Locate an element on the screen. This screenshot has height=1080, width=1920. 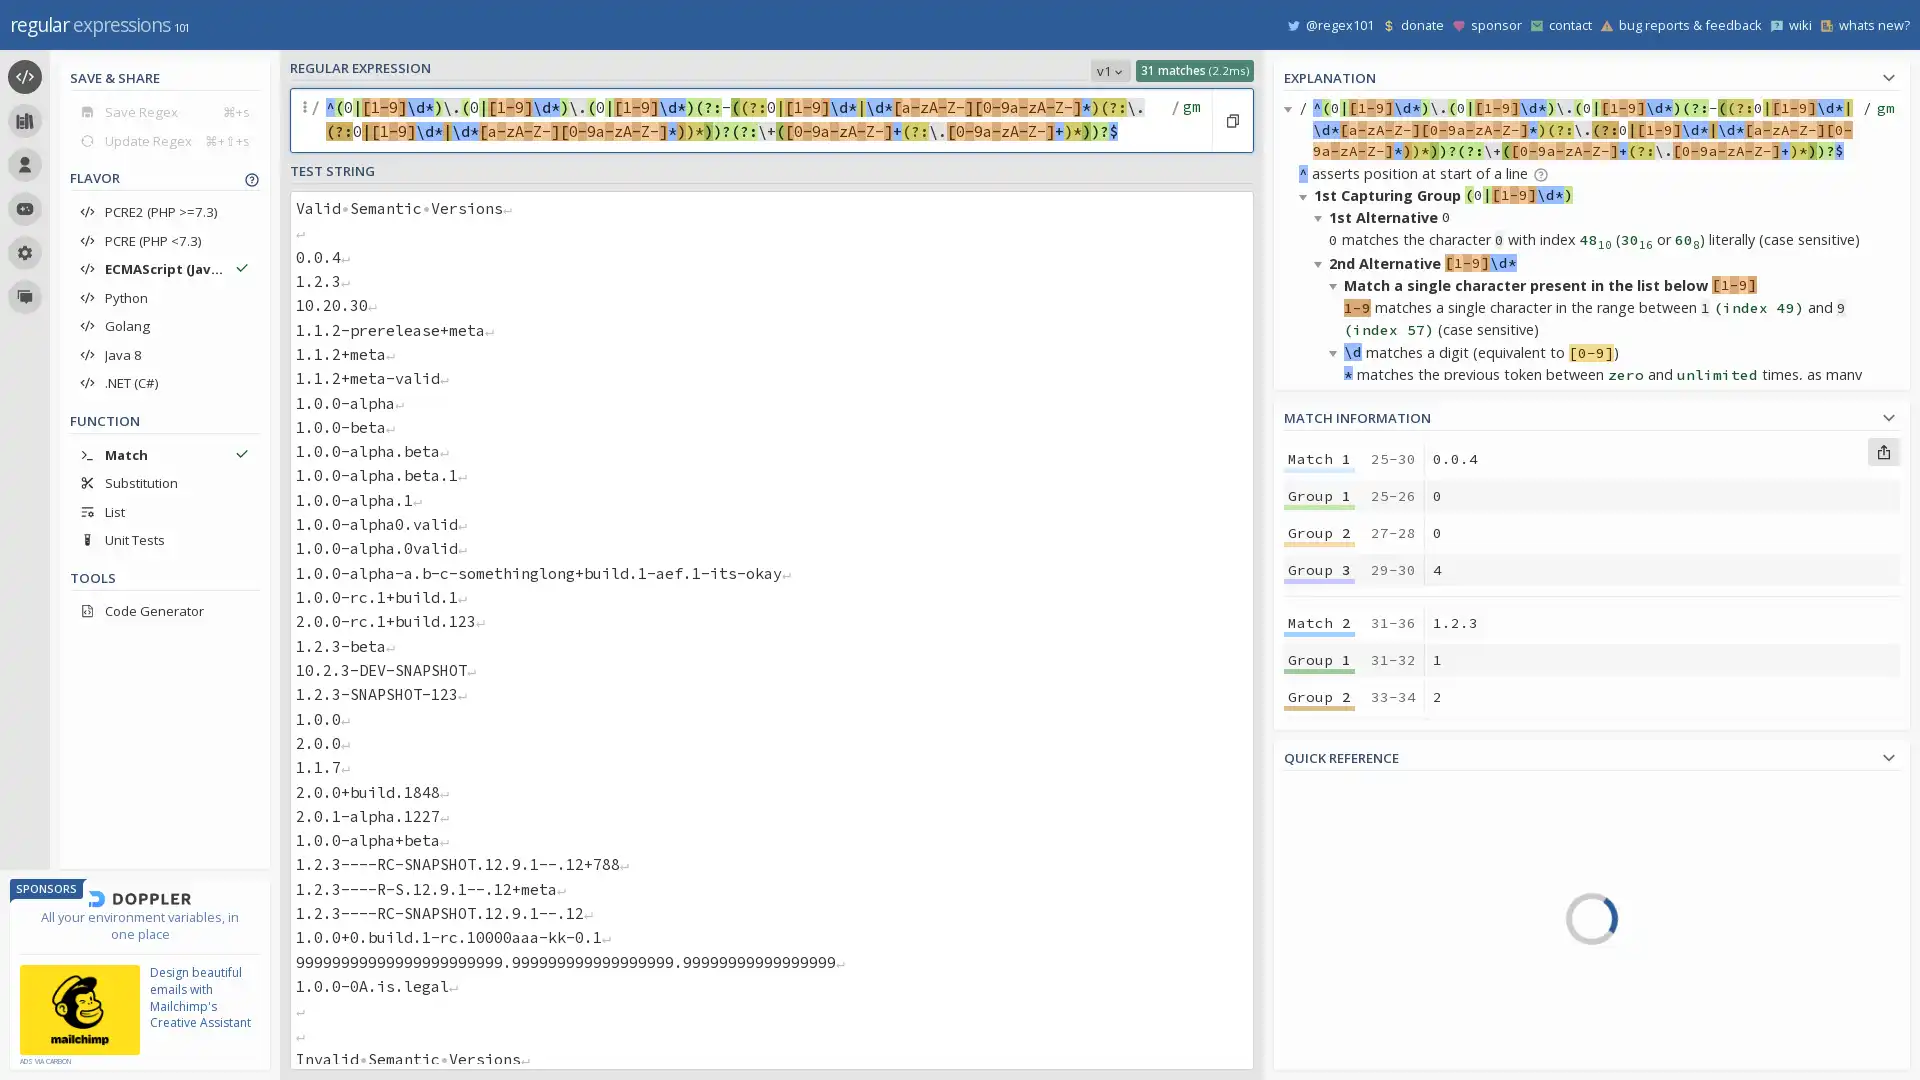
A character in the range: a-z or A-Z [a-zA-Z] is located at coordinates (1691, 906).